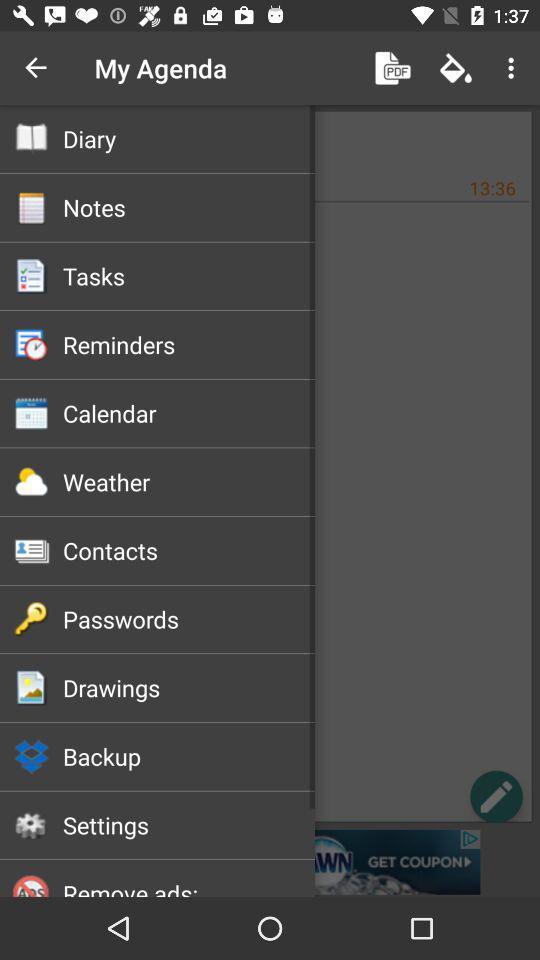 The height and width of the screenshot is (960, 540). Describe the element at coordinates (31, 138) in the screenshot. I see `the symbol which is before diary` at that location.